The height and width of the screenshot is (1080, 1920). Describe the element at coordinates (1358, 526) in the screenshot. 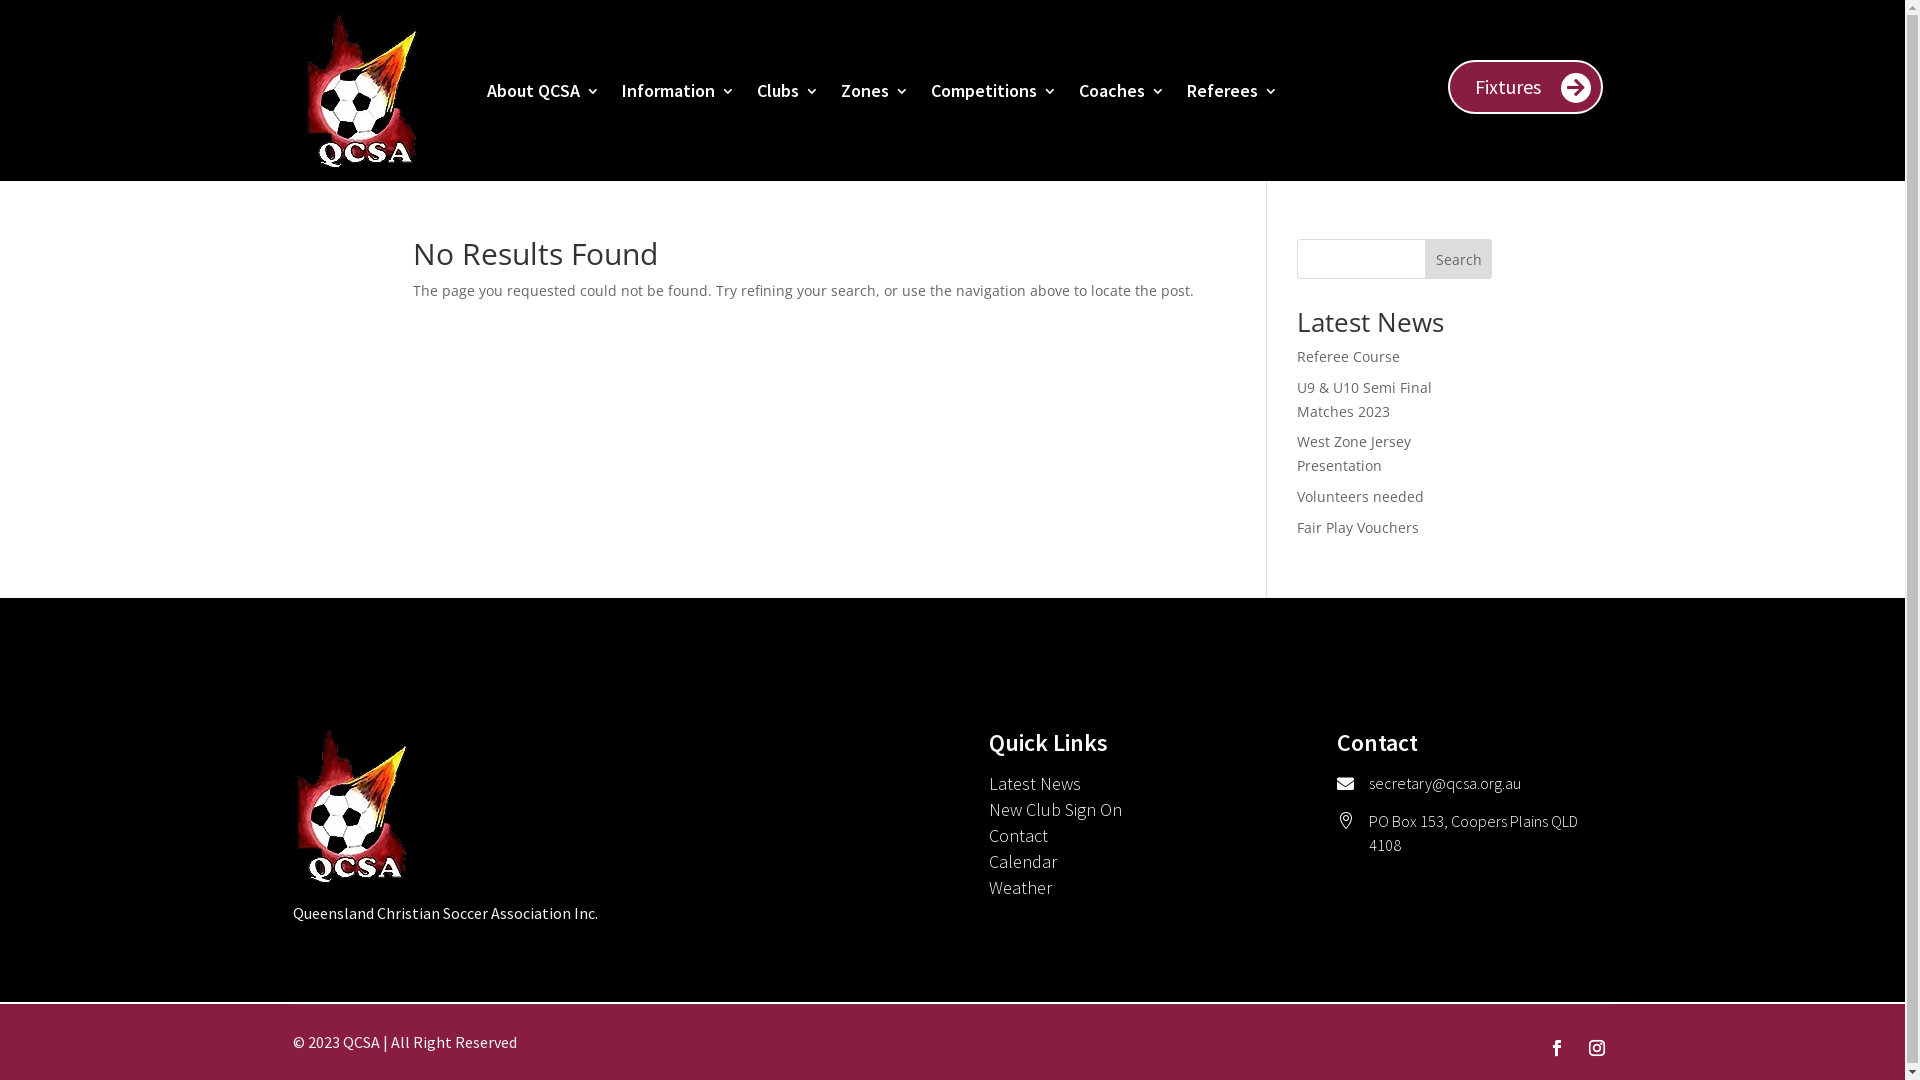

I see `'Fair Play Vouchers'` at that location.